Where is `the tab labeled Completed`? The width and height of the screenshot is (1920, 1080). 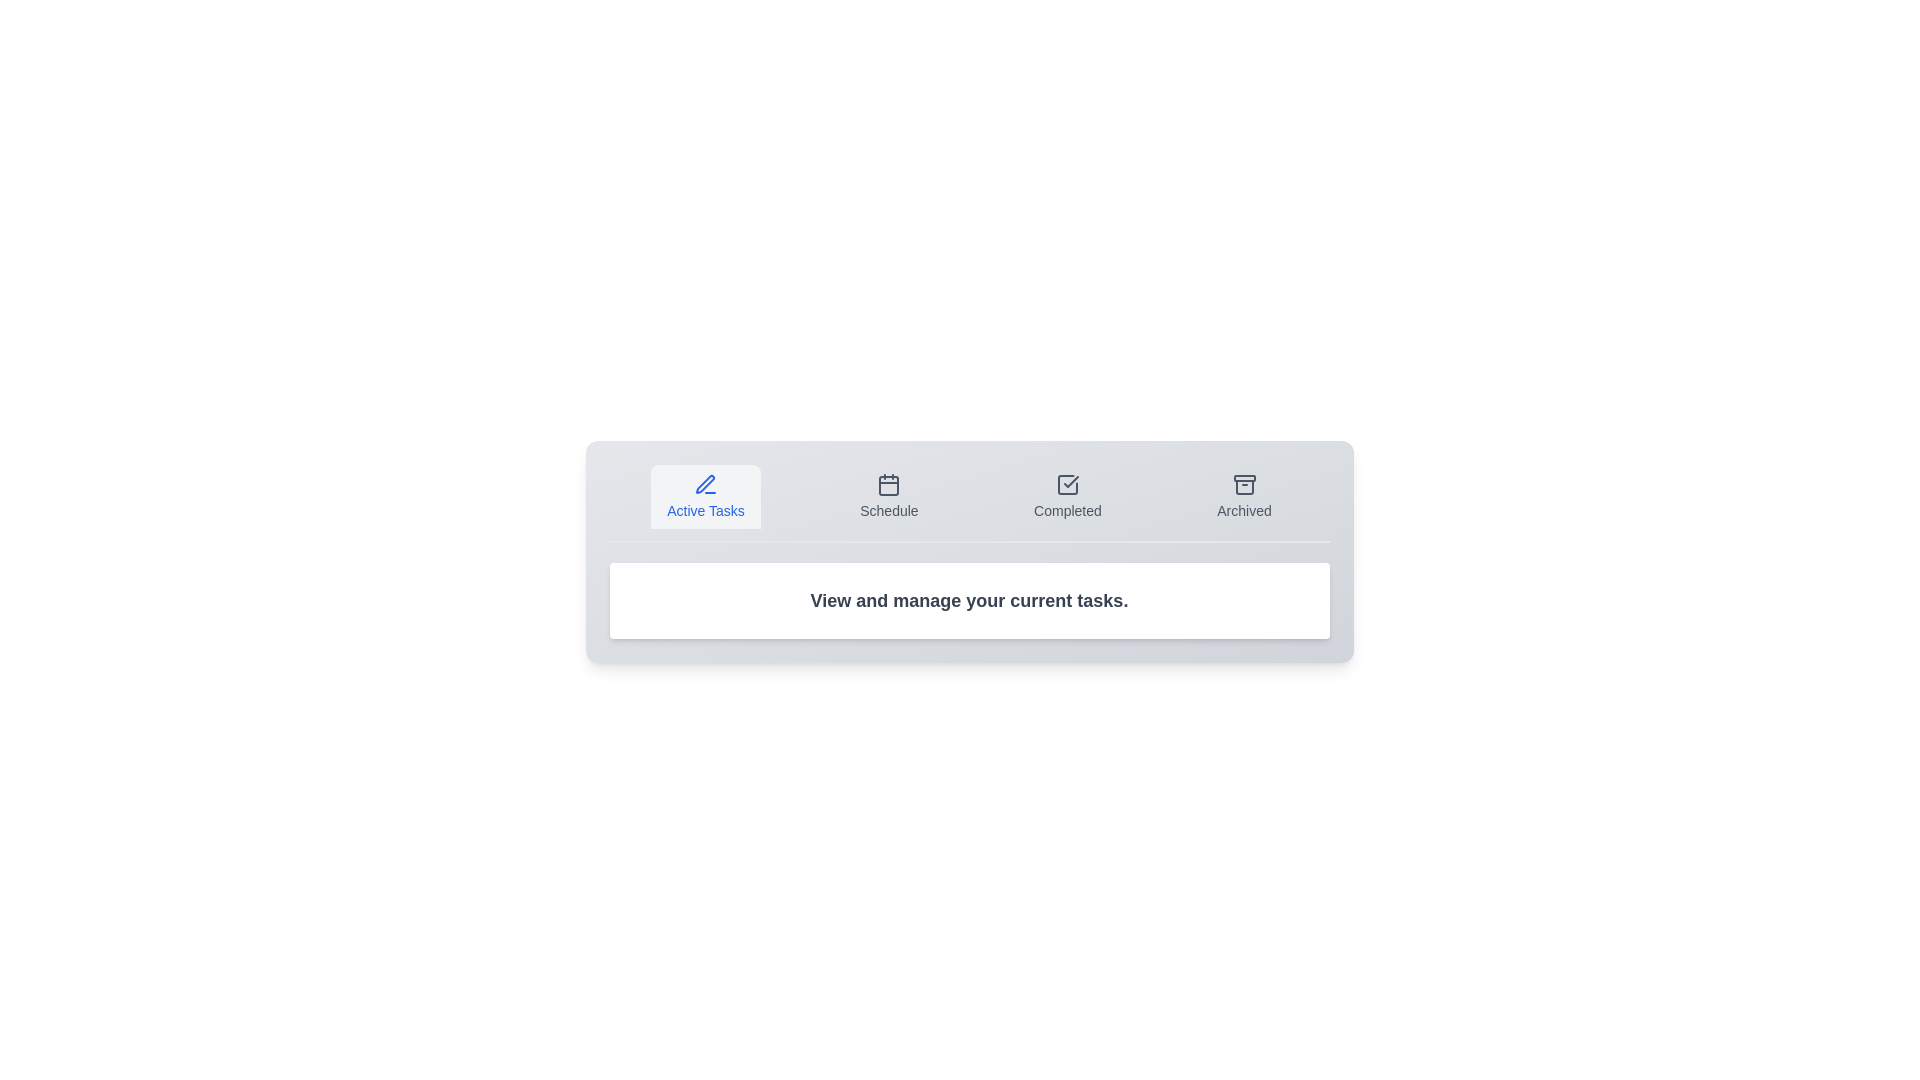 the tab labeled Completed is located at coordinates (1067, 496).